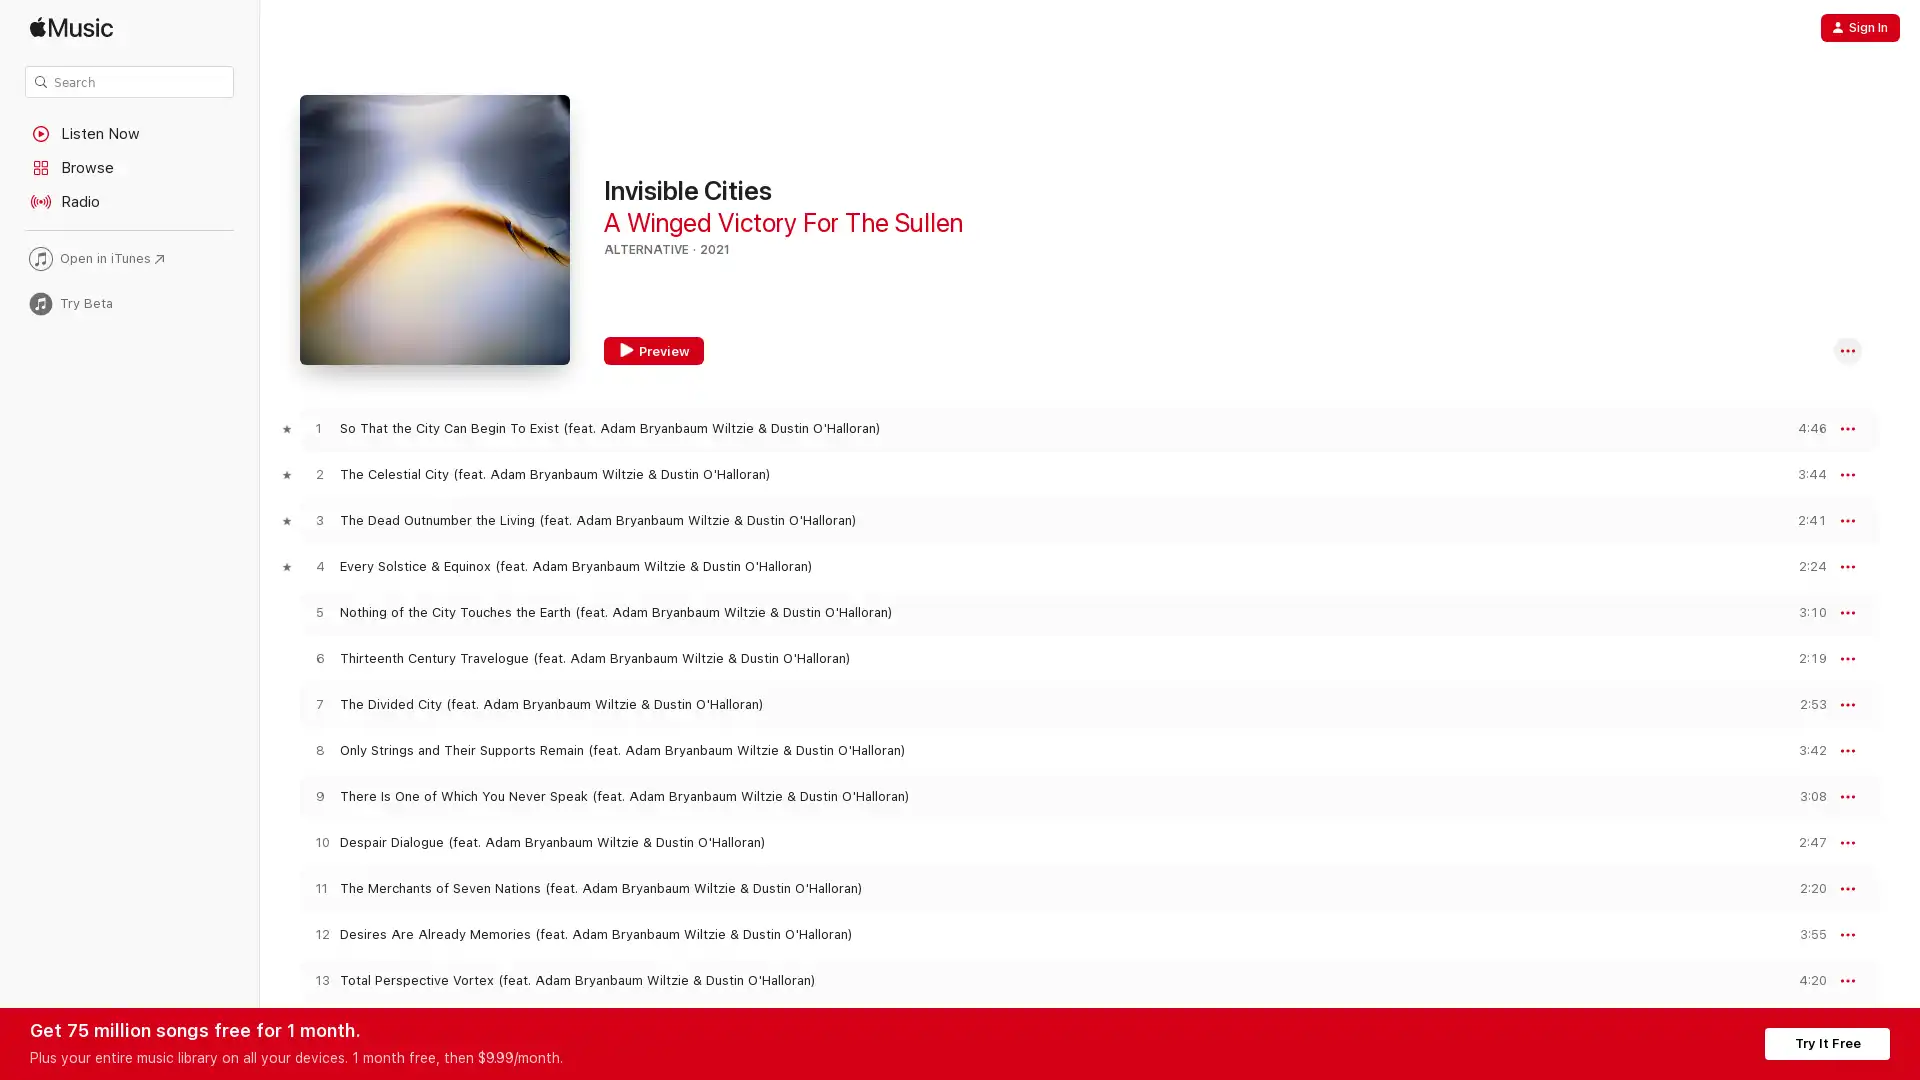 The height and width of the screenshot is (1080, 1920). What do you see at coordinates (1847, 934) in the screenshot?
I see `More` at bounding box center [1847, 934].